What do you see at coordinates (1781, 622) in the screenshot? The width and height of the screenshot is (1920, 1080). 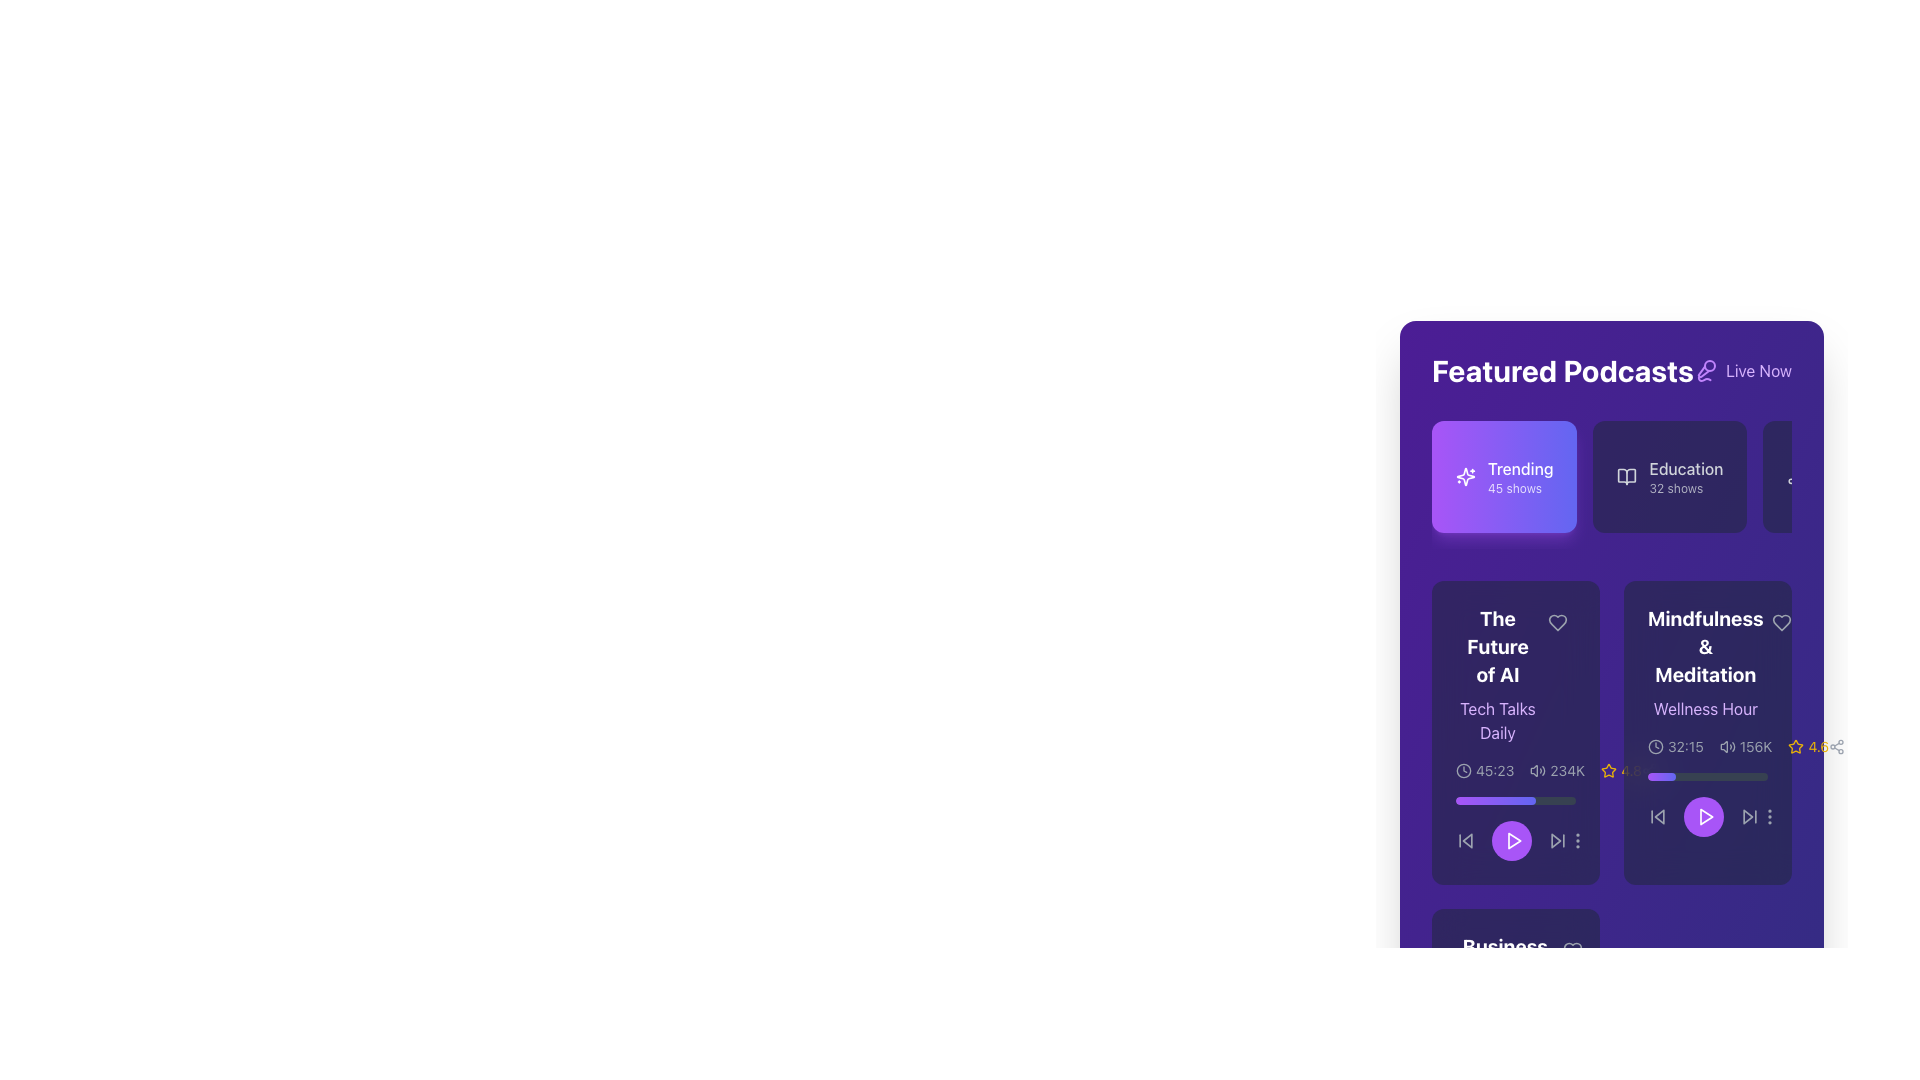 I see `the favorite button located at the top-right corner of the 'Mindfulness & Meditation' card to mark the podcast as a favorite` at bounding box center [1781, 622].